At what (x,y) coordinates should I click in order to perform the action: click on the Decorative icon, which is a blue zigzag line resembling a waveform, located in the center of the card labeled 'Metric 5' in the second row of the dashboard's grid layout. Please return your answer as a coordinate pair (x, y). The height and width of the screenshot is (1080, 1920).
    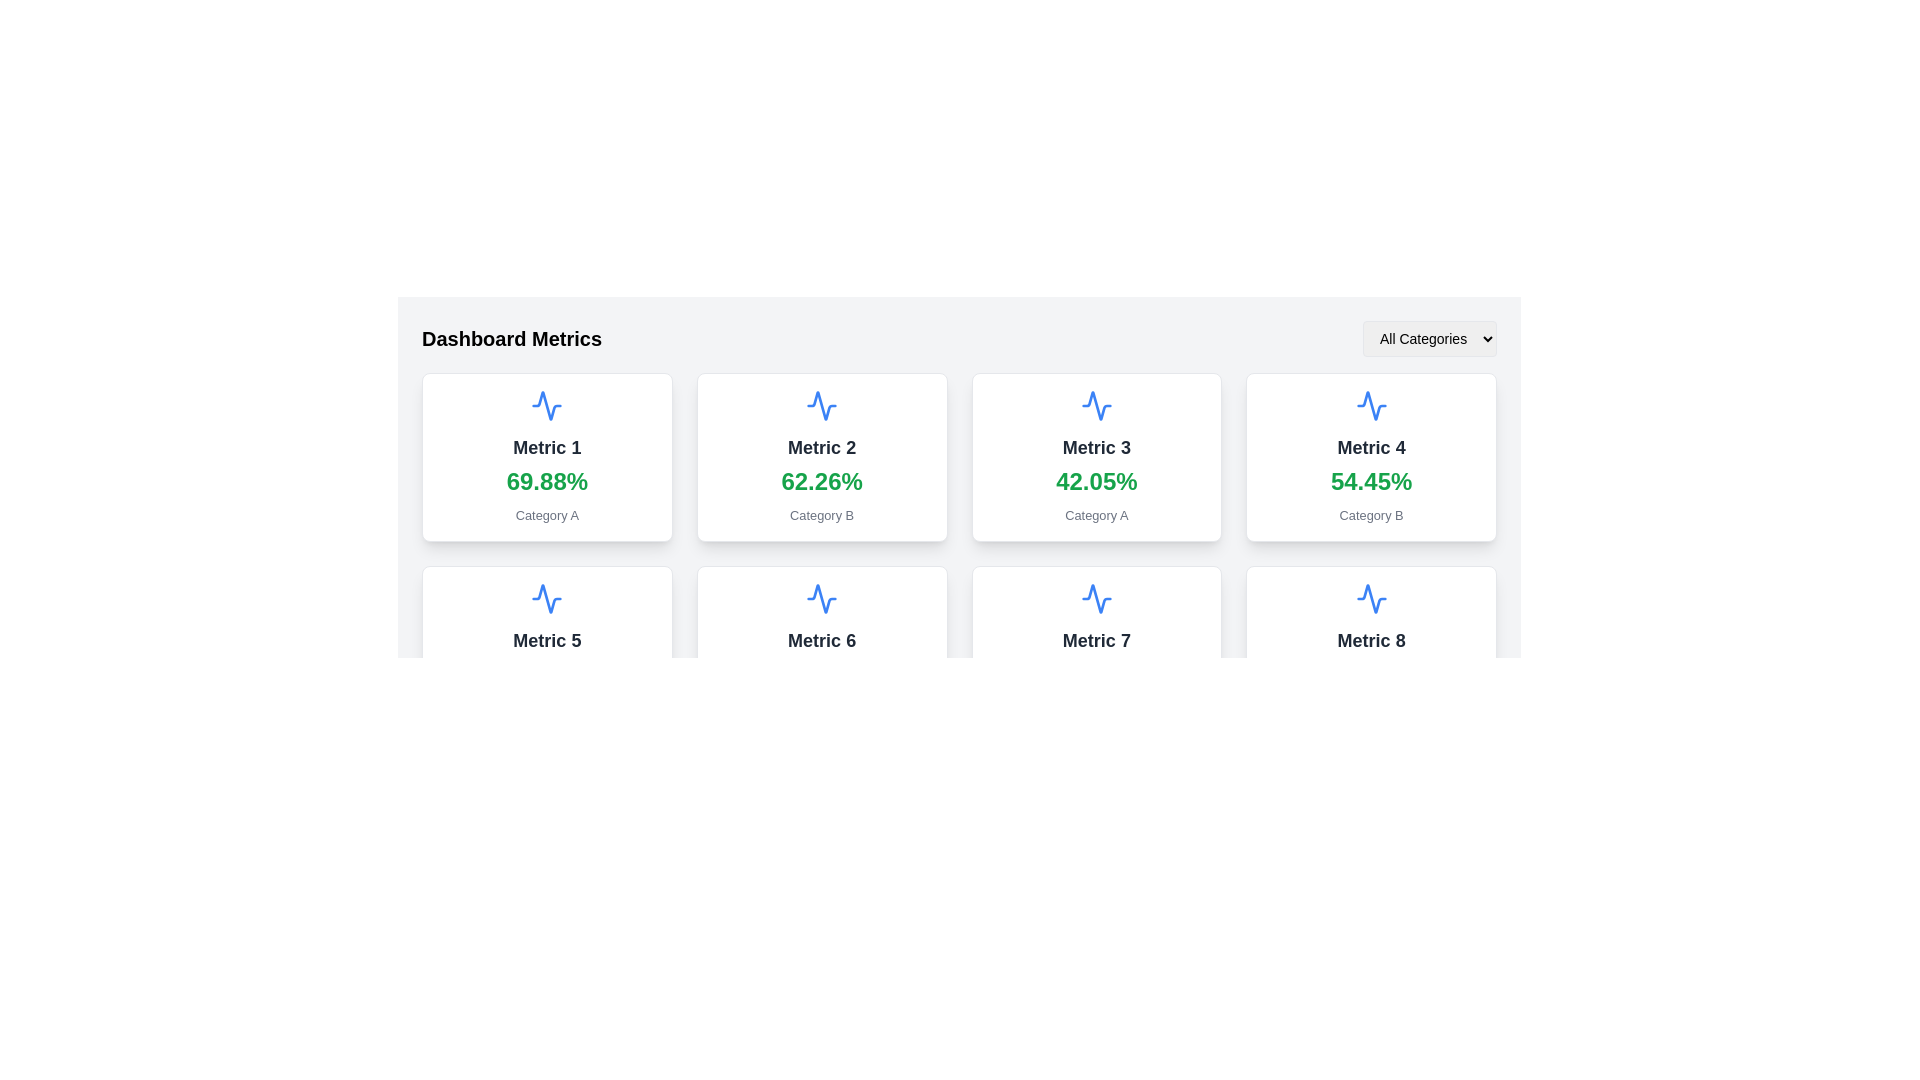
    Looking at the image, I should click on (547, 598).